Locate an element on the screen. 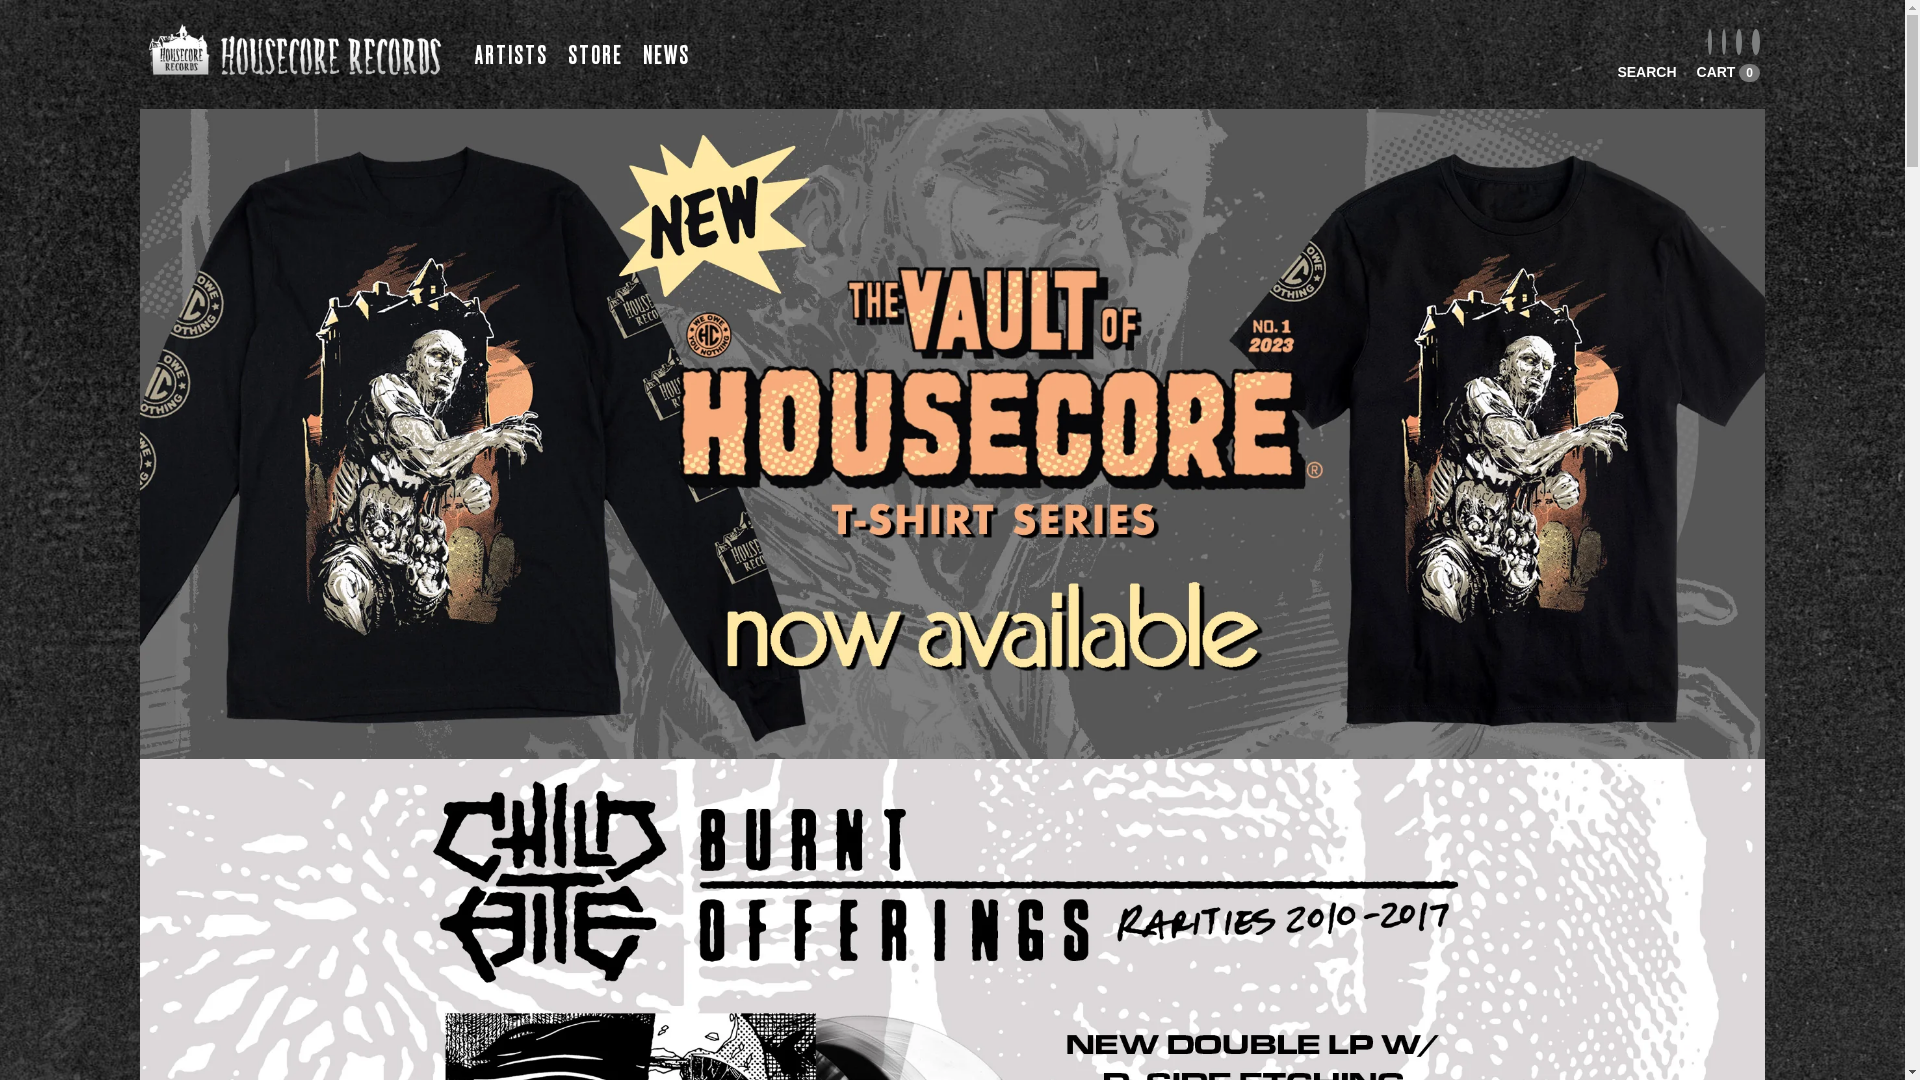 This screenshot has height=1080, width=1920. 'NEWS' is located at coordinates (666, 55).